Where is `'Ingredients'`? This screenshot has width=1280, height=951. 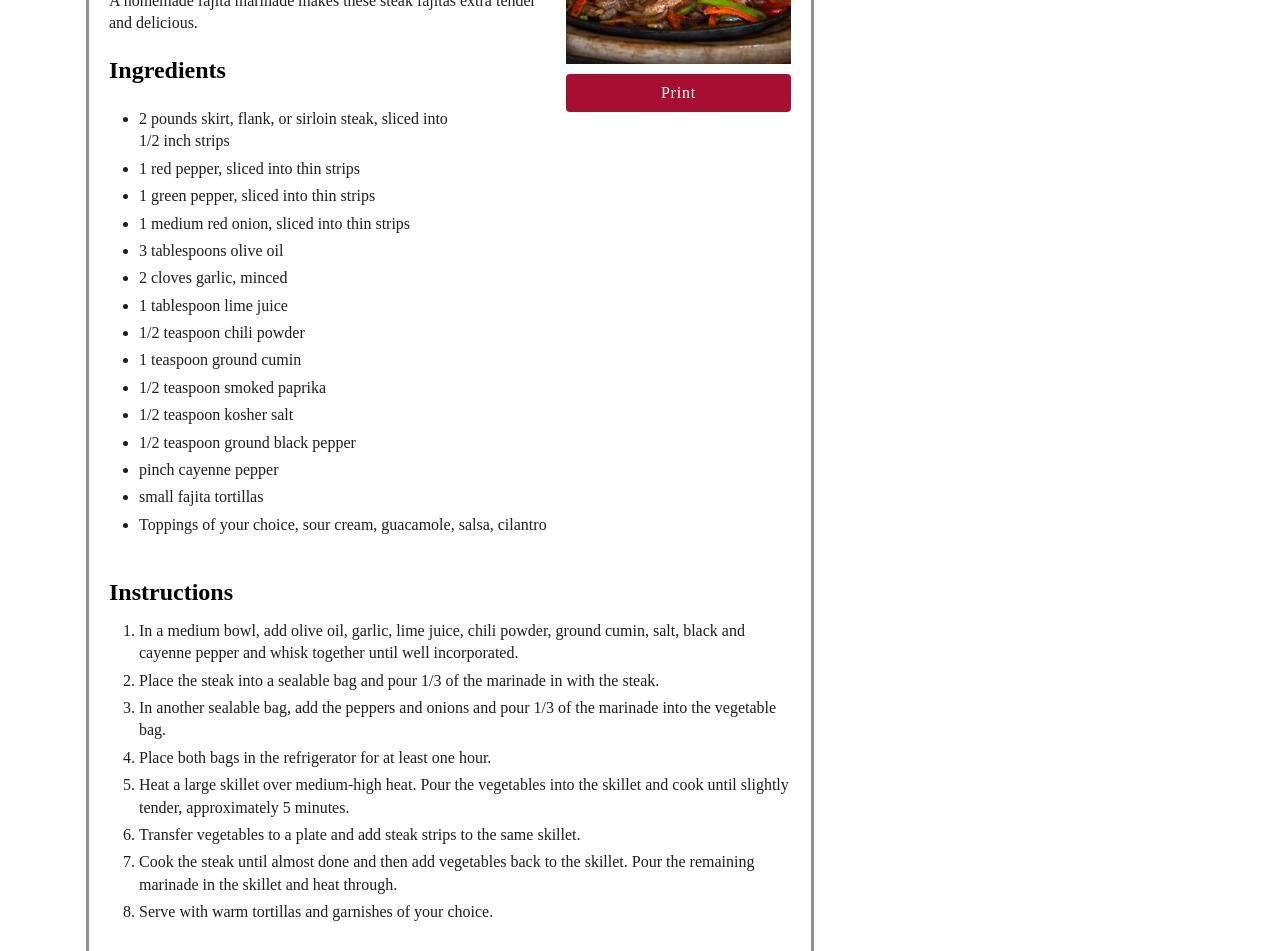 'Ingredients' is located at coordinates (167, 69).